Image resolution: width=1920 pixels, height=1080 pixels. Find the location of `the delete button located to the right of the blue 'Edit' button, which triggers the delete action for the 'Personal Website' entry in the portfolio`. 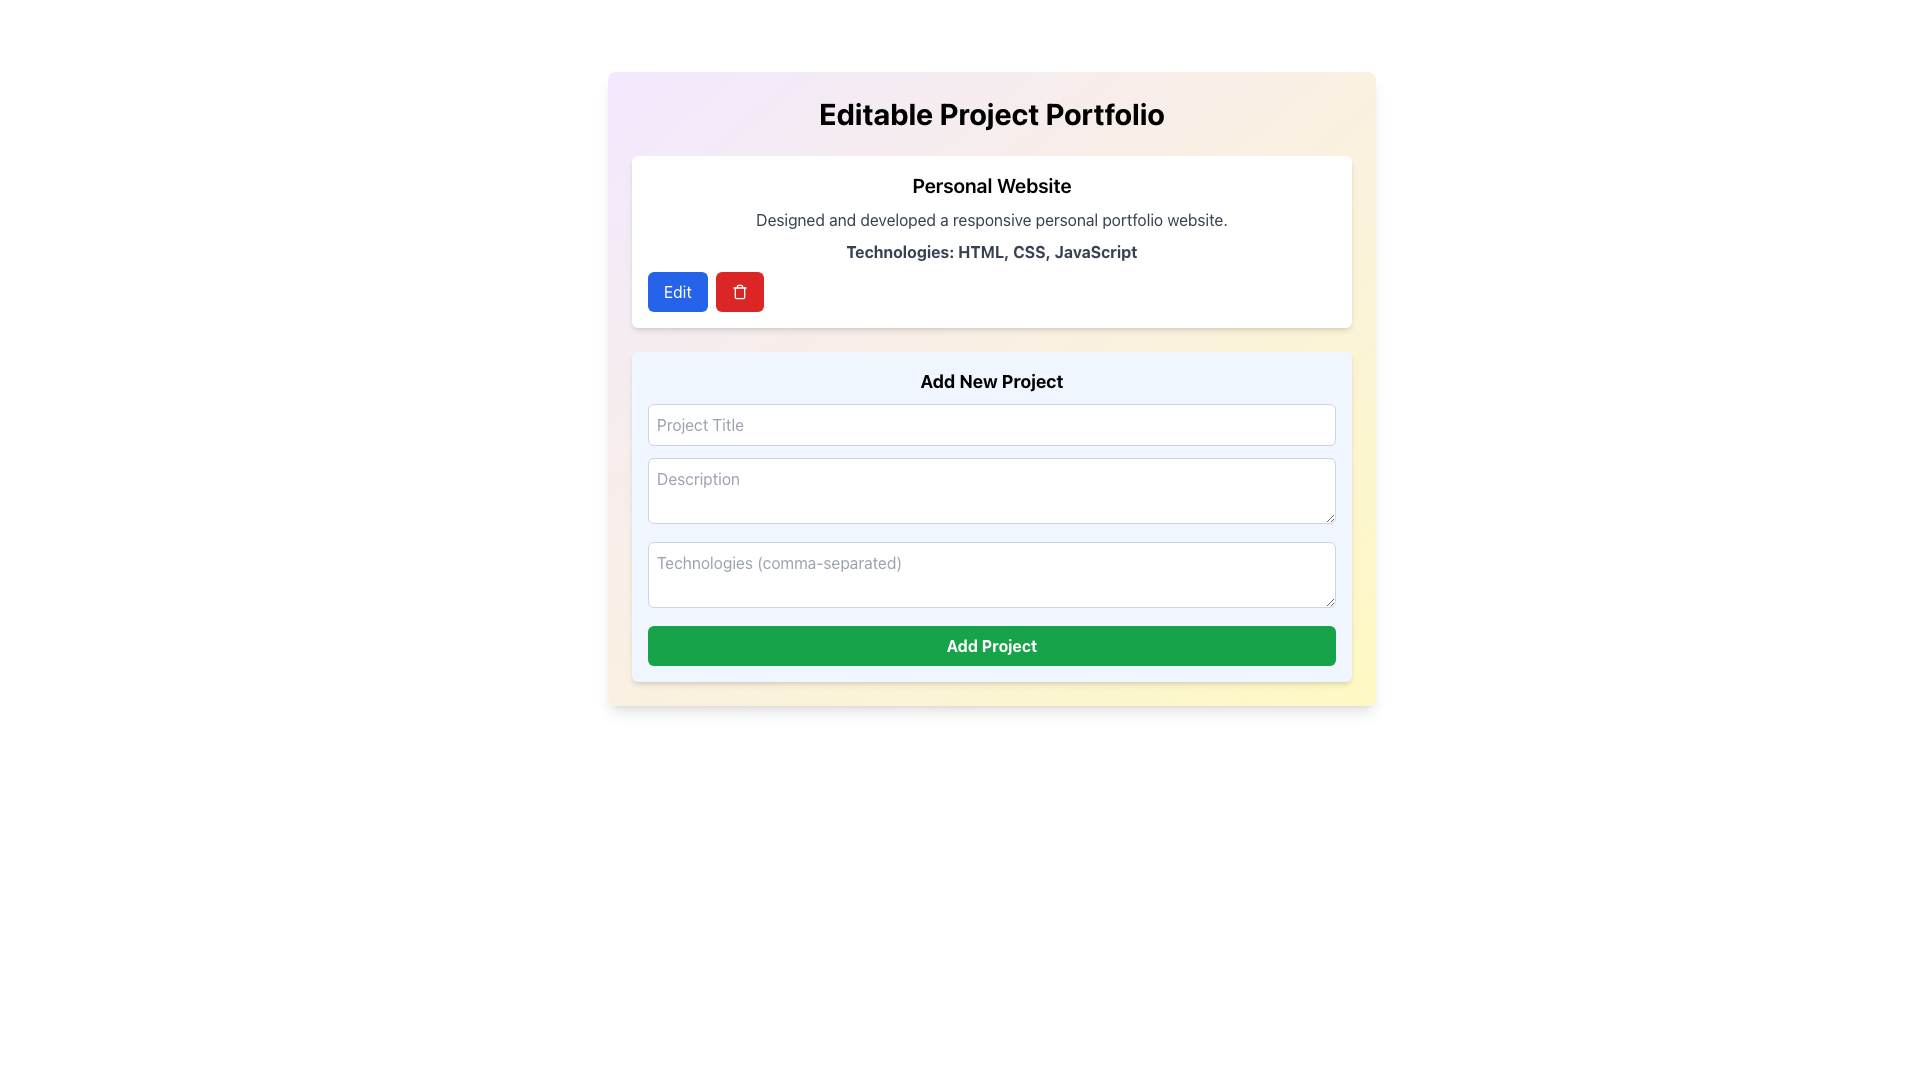

the delete button located to the right of the blue 'Edit' button, which triggers the delete action for the 'Personal Website' entry in the portfolio is located at coordinates (738, 292).